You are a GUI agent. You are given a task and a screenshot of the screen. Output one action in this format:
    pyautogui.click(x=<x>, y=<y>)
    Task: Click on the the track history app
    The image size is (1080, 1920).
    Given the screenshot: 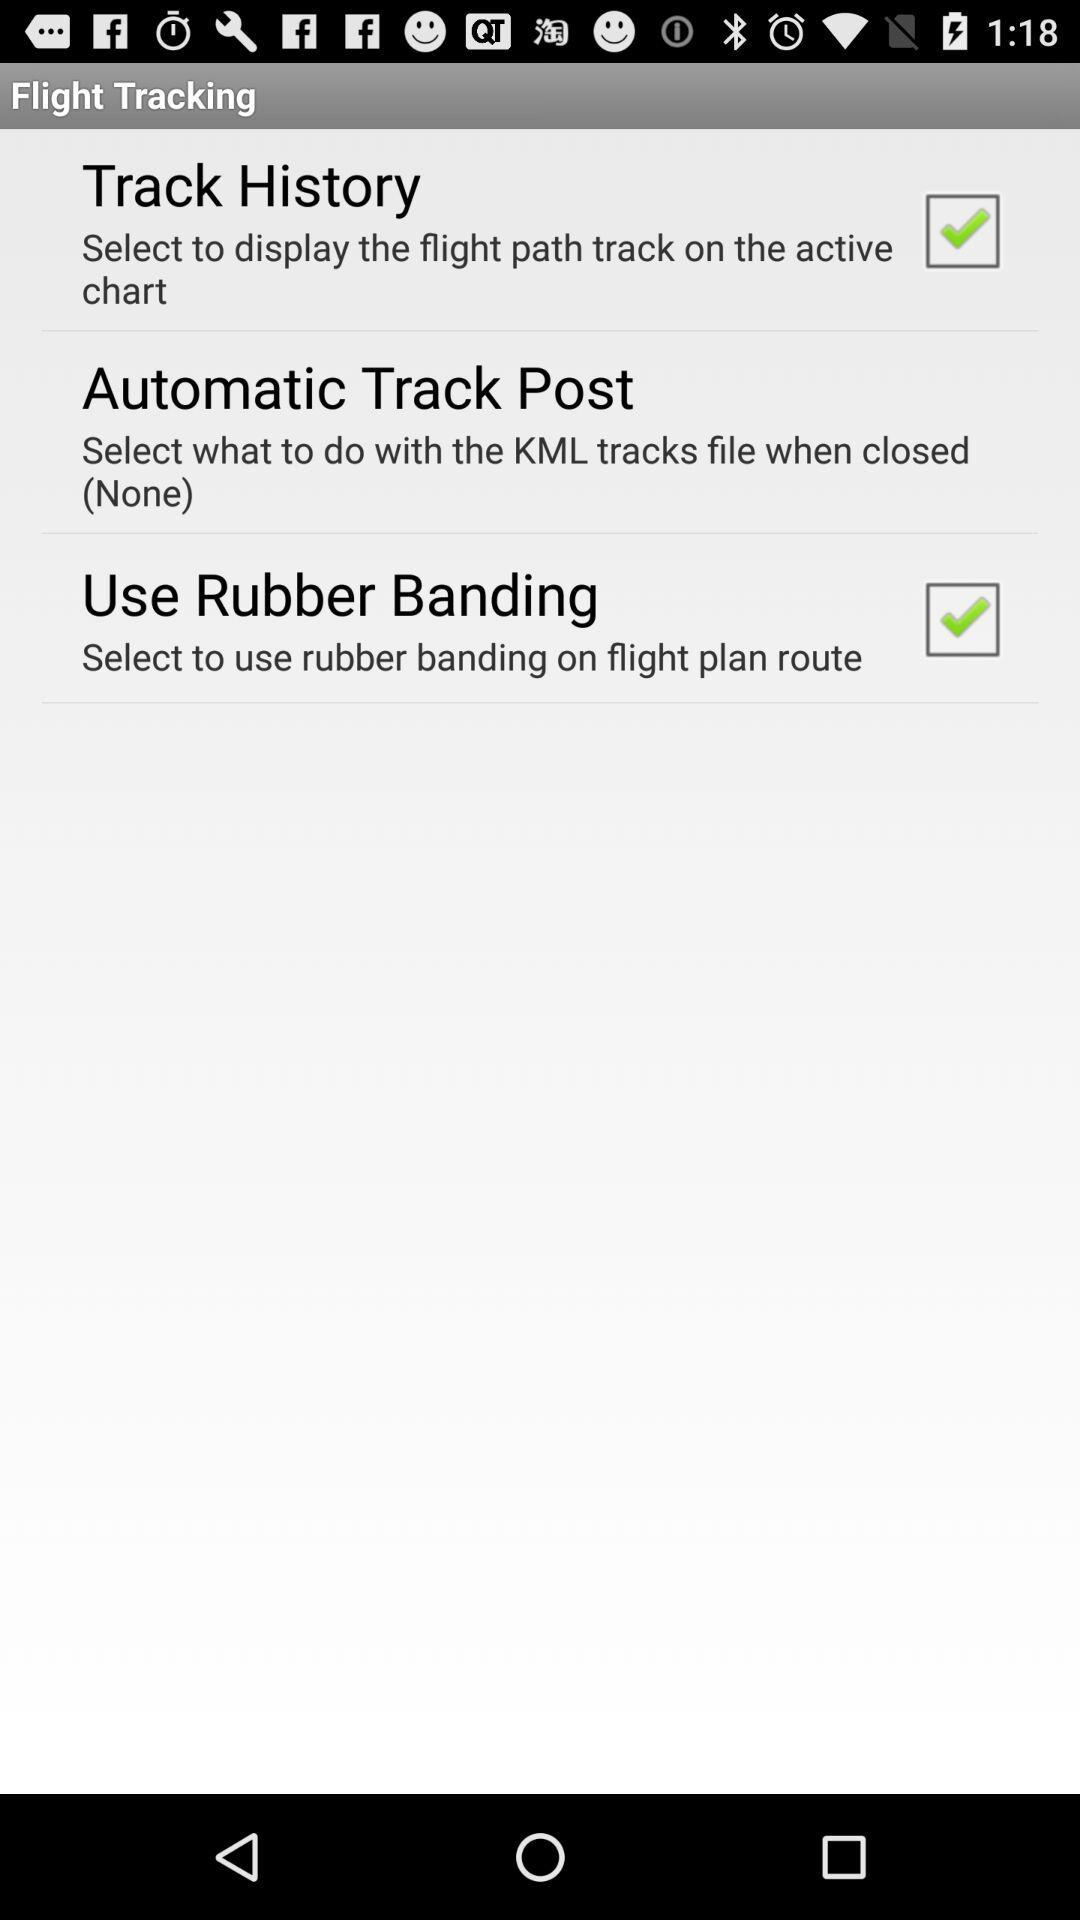 What is the action you would take?
    pyautogui.click(x=250, y=183)
    